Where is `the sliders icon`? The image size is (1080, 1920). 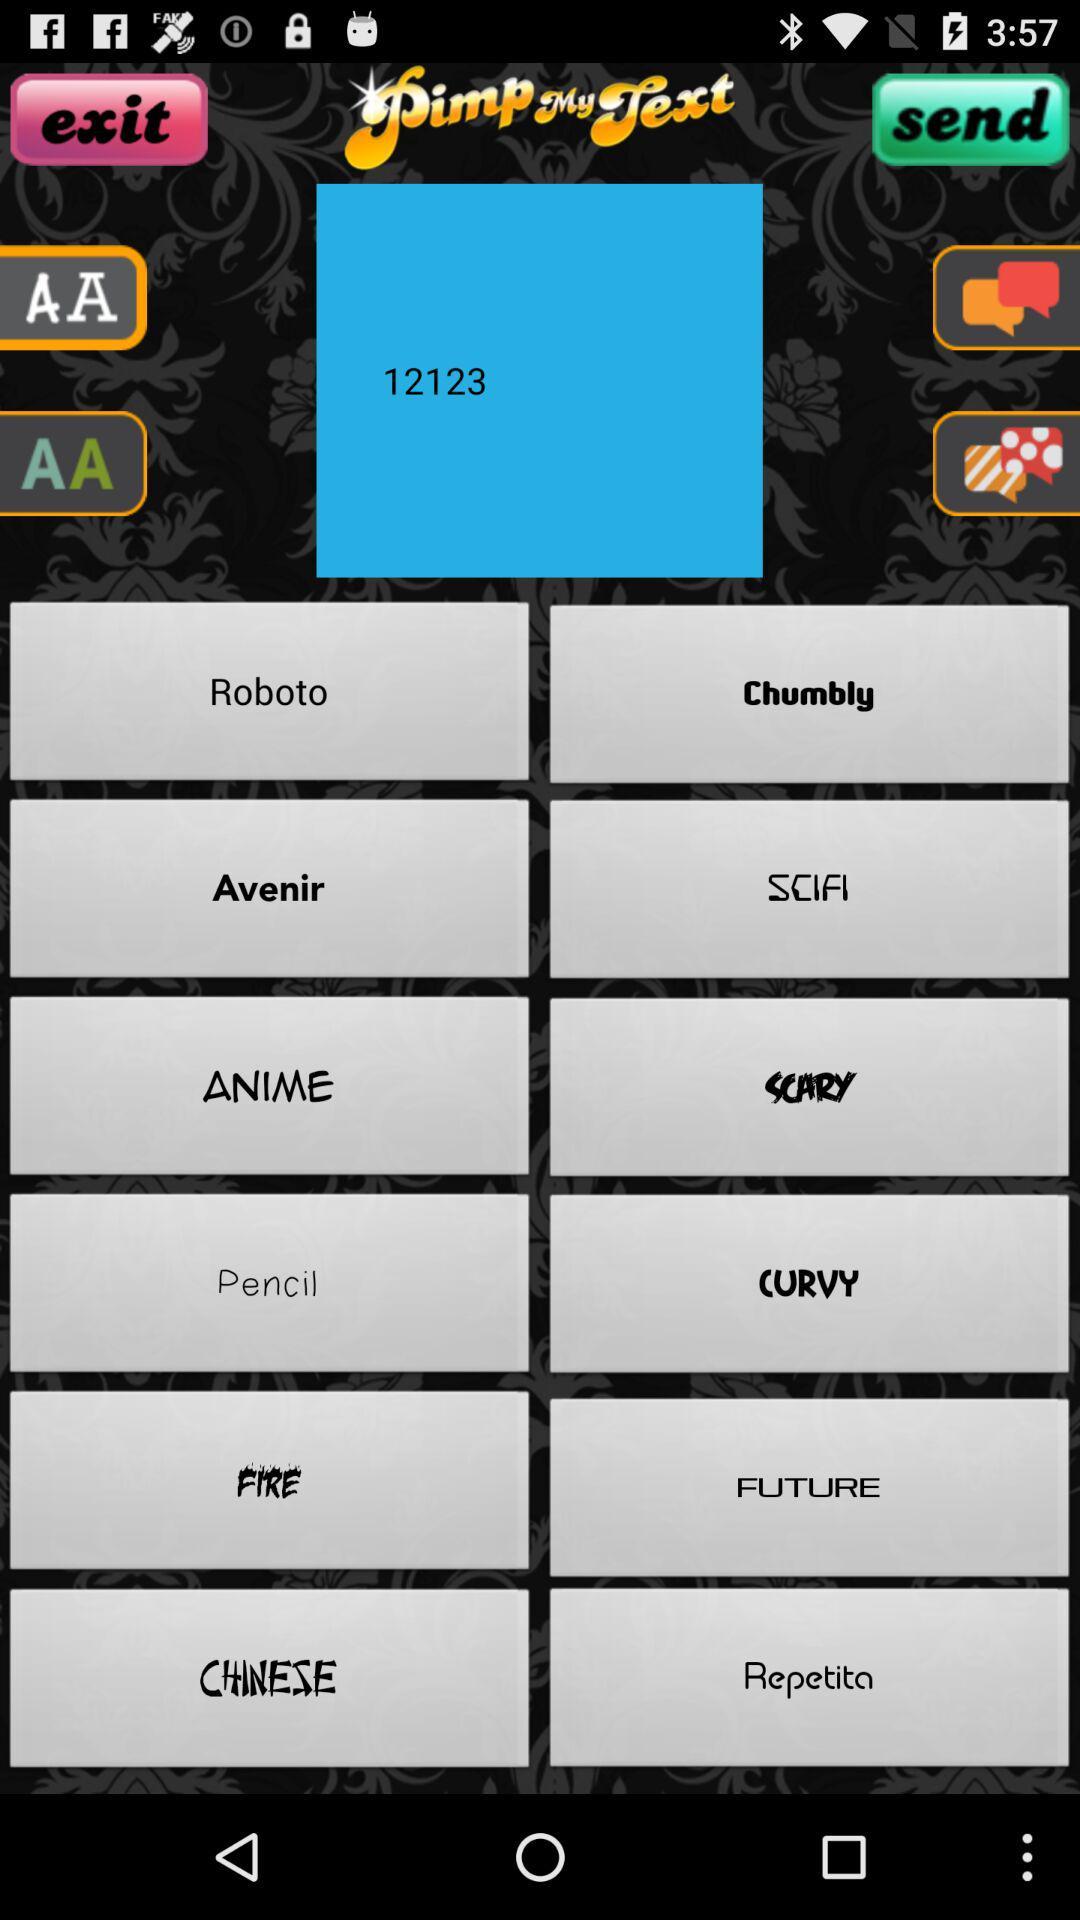
the sliders icon is located at coordinates (109, 127).